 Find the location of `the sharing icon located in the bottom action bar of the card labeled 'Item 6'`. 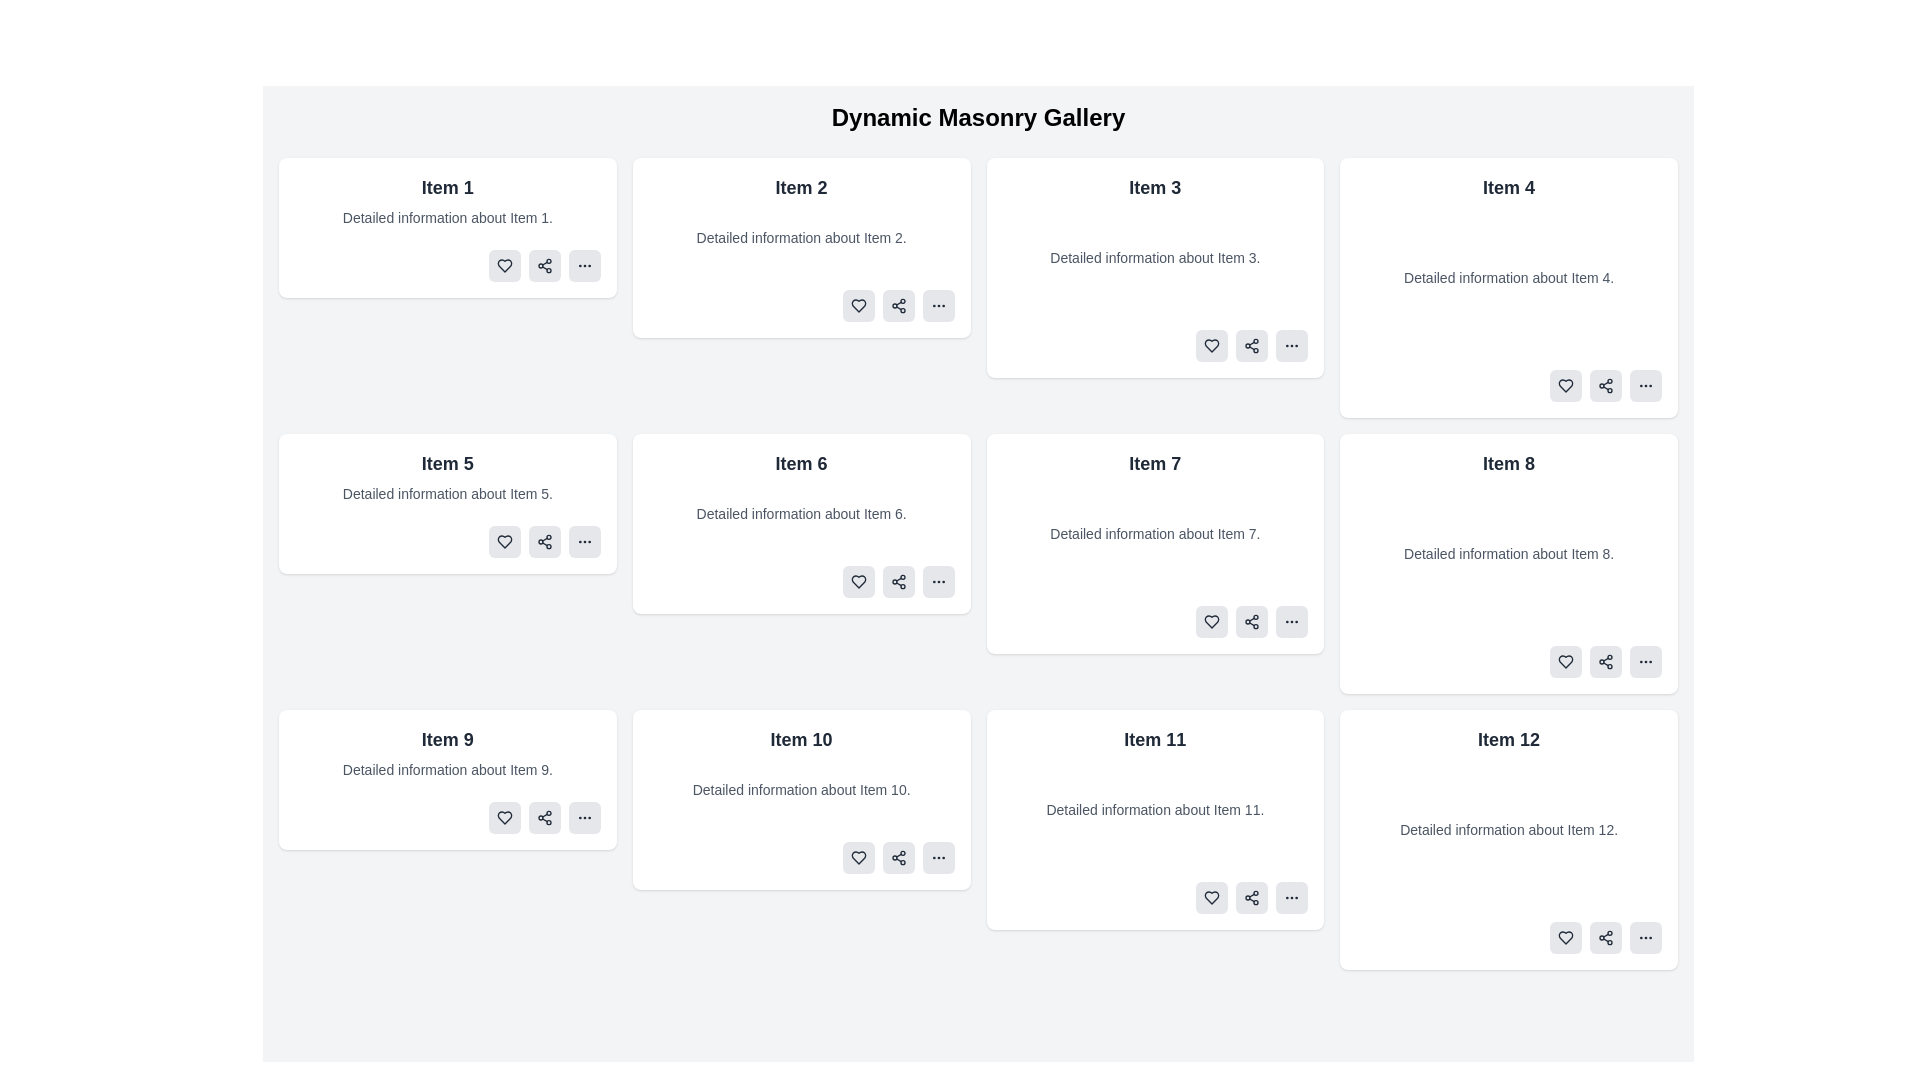

the sharing icon located in the bottom action bar of the card labeled 'Item 6' is located at coordinates (897, 582).